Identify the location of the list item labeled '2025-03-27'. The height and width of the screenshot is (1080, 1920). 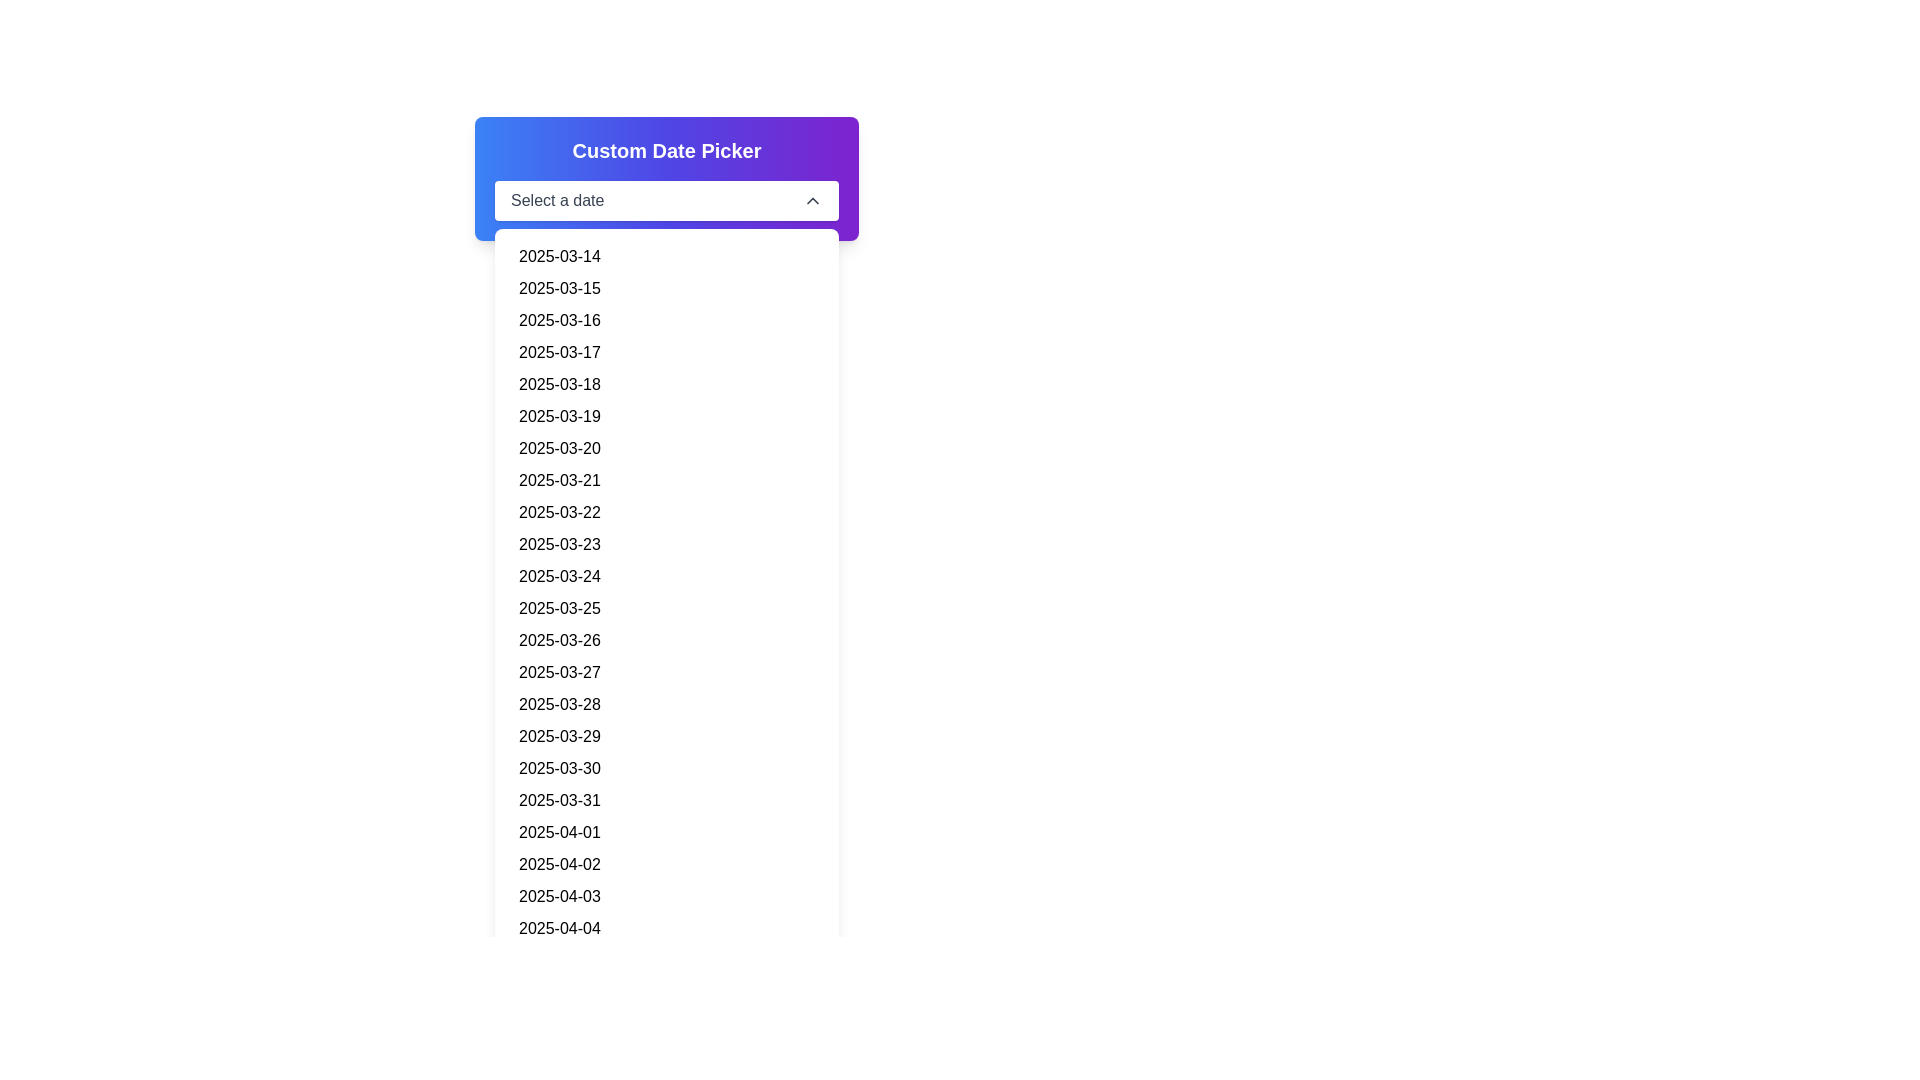
(667, 672).